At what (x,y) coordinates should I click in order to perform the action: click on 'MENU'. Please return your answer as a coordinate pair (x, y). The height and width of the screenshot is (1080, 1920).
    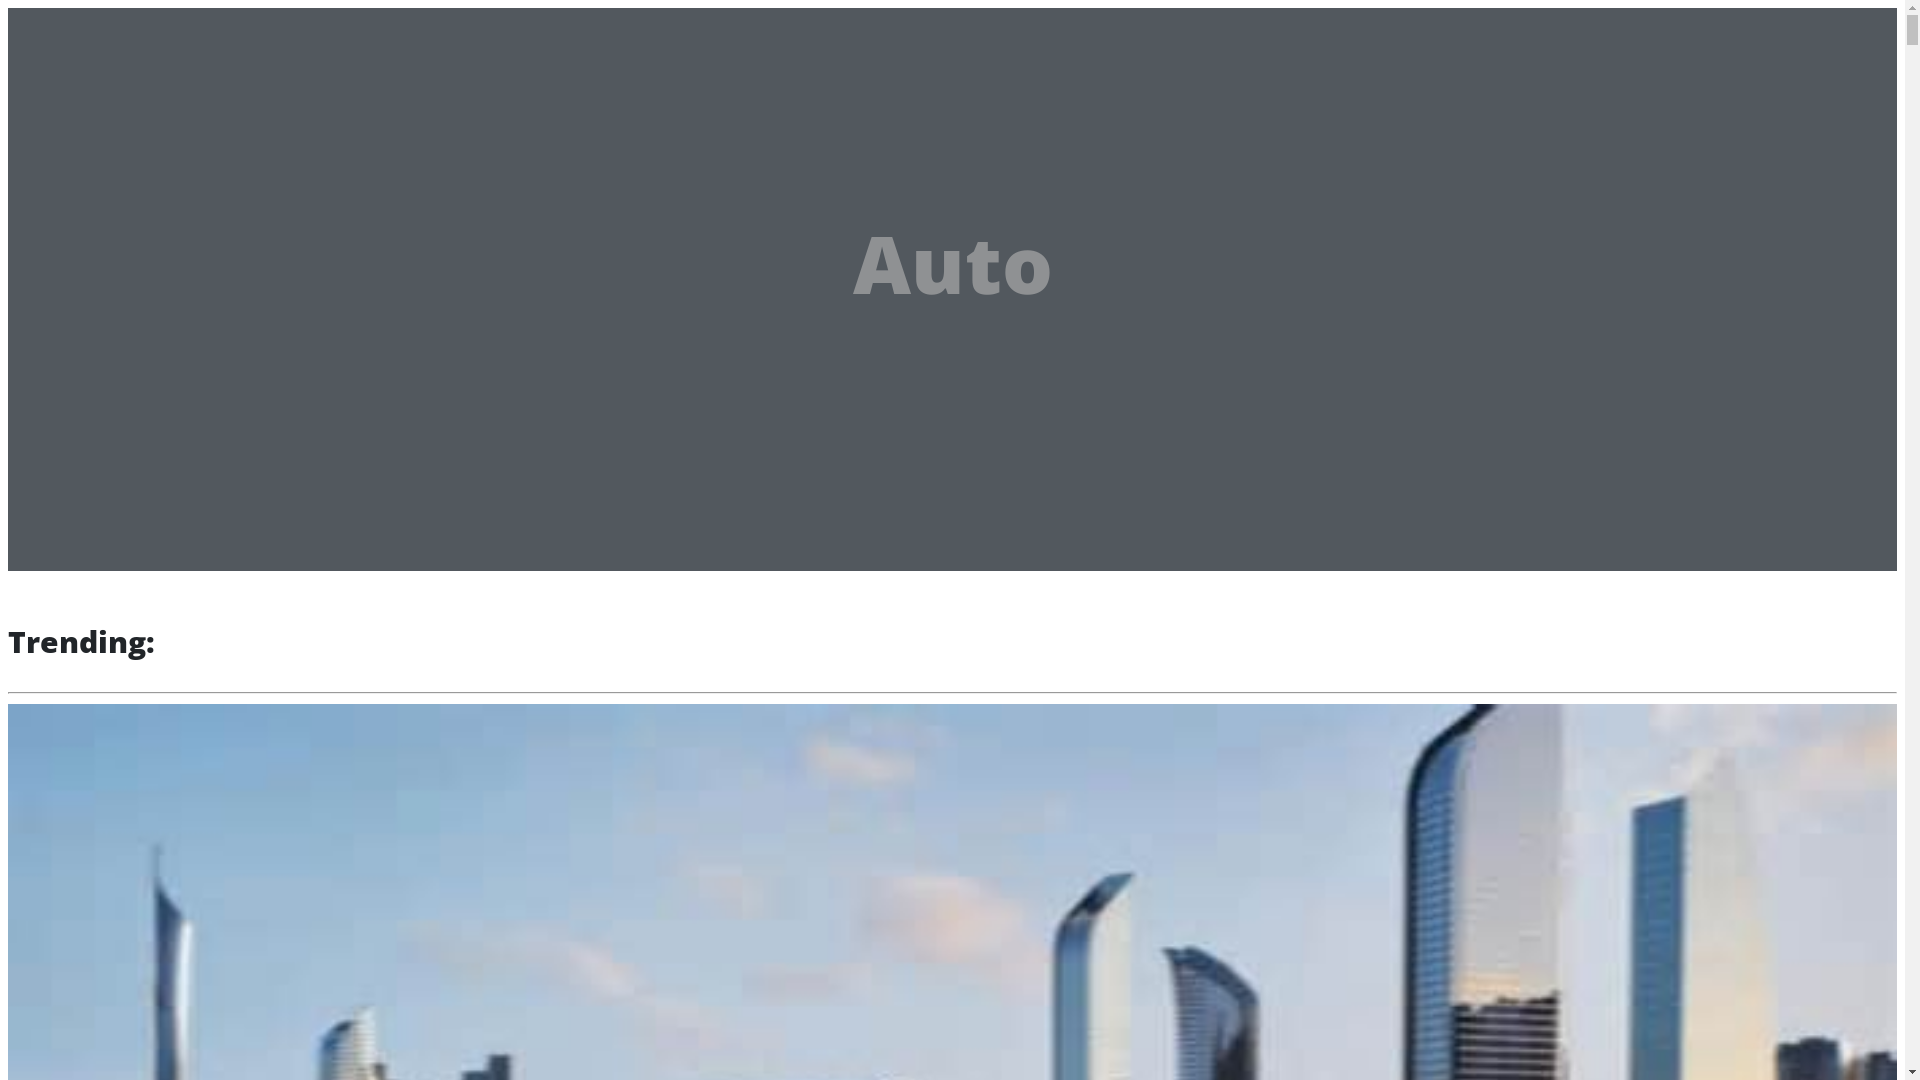
    Looking at the image, I should click on (227, 30).